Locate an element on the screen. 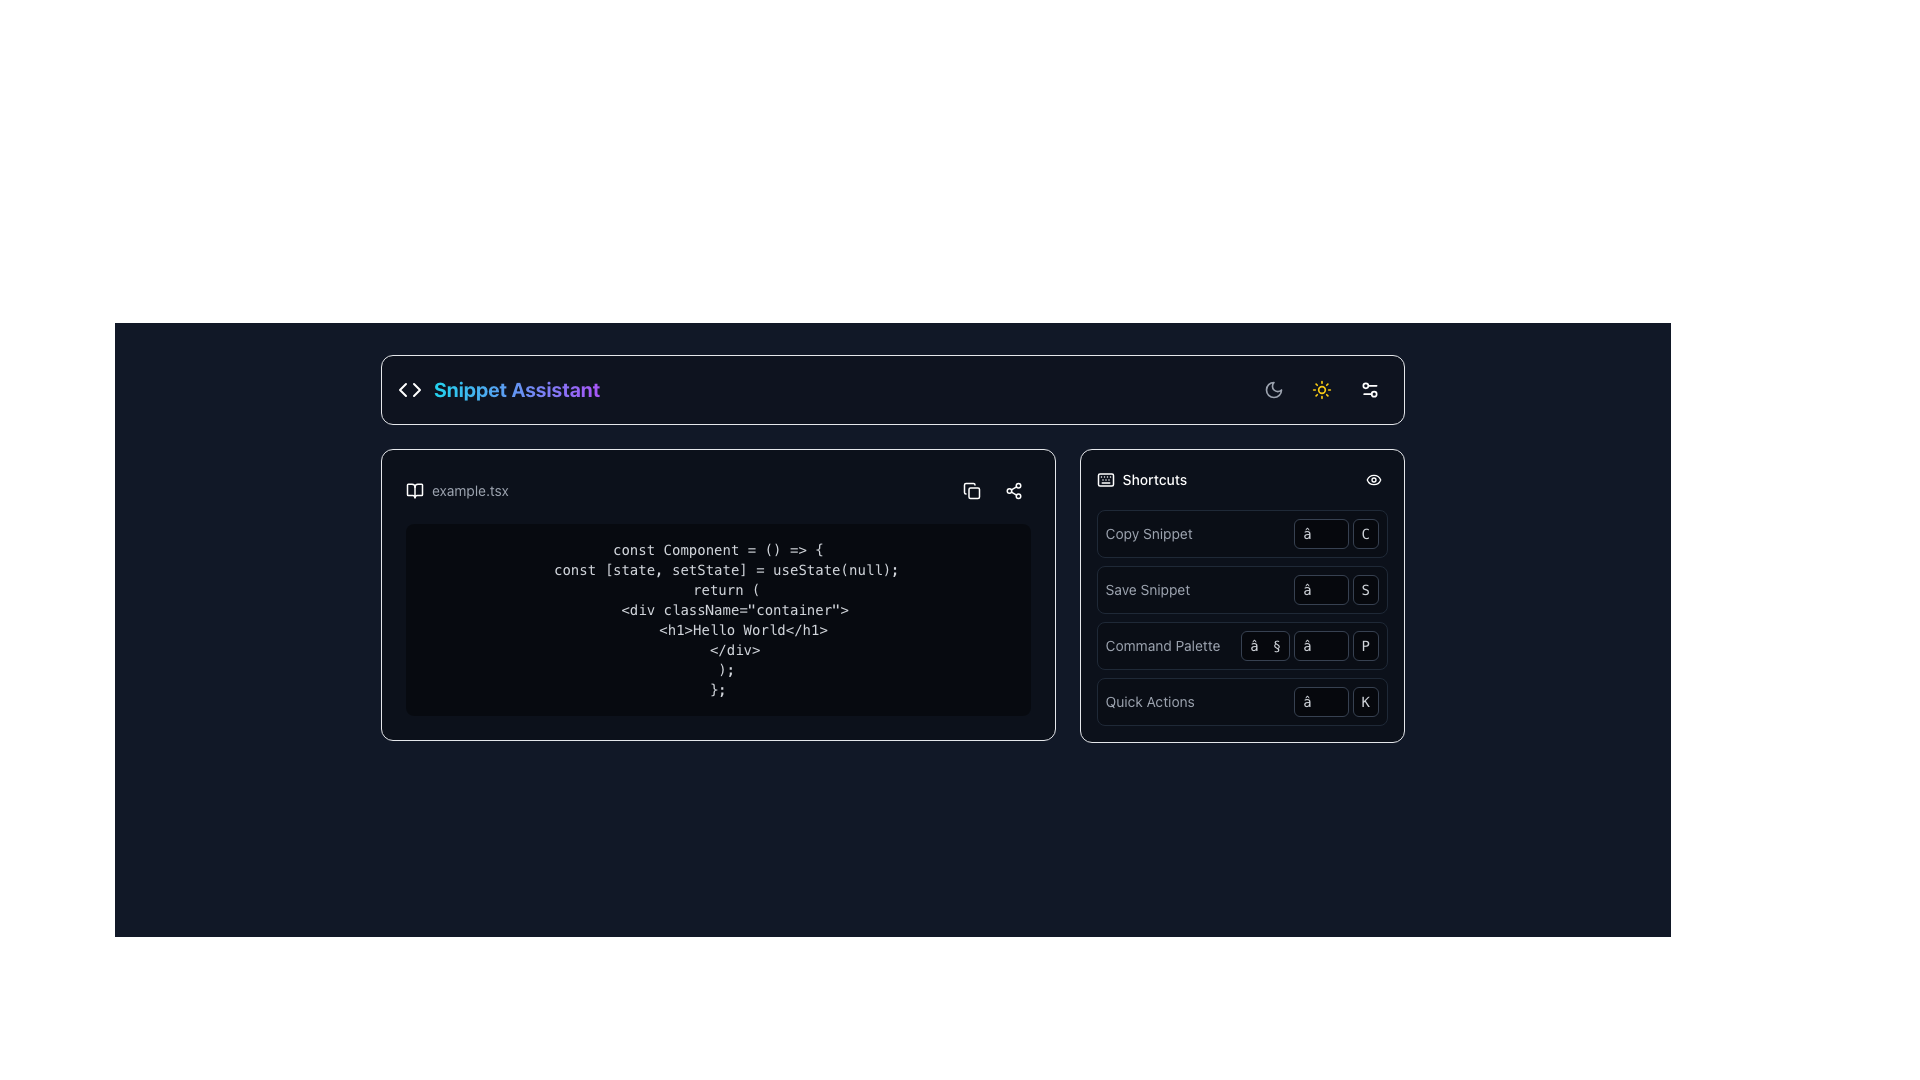 The width and height of the screenshot is (1920, 1080). the Shortcut indicator button displaying '⌘ K', which is located in the 'Quick Actions' section to the right of the title is located at coordinates (1336, 701).